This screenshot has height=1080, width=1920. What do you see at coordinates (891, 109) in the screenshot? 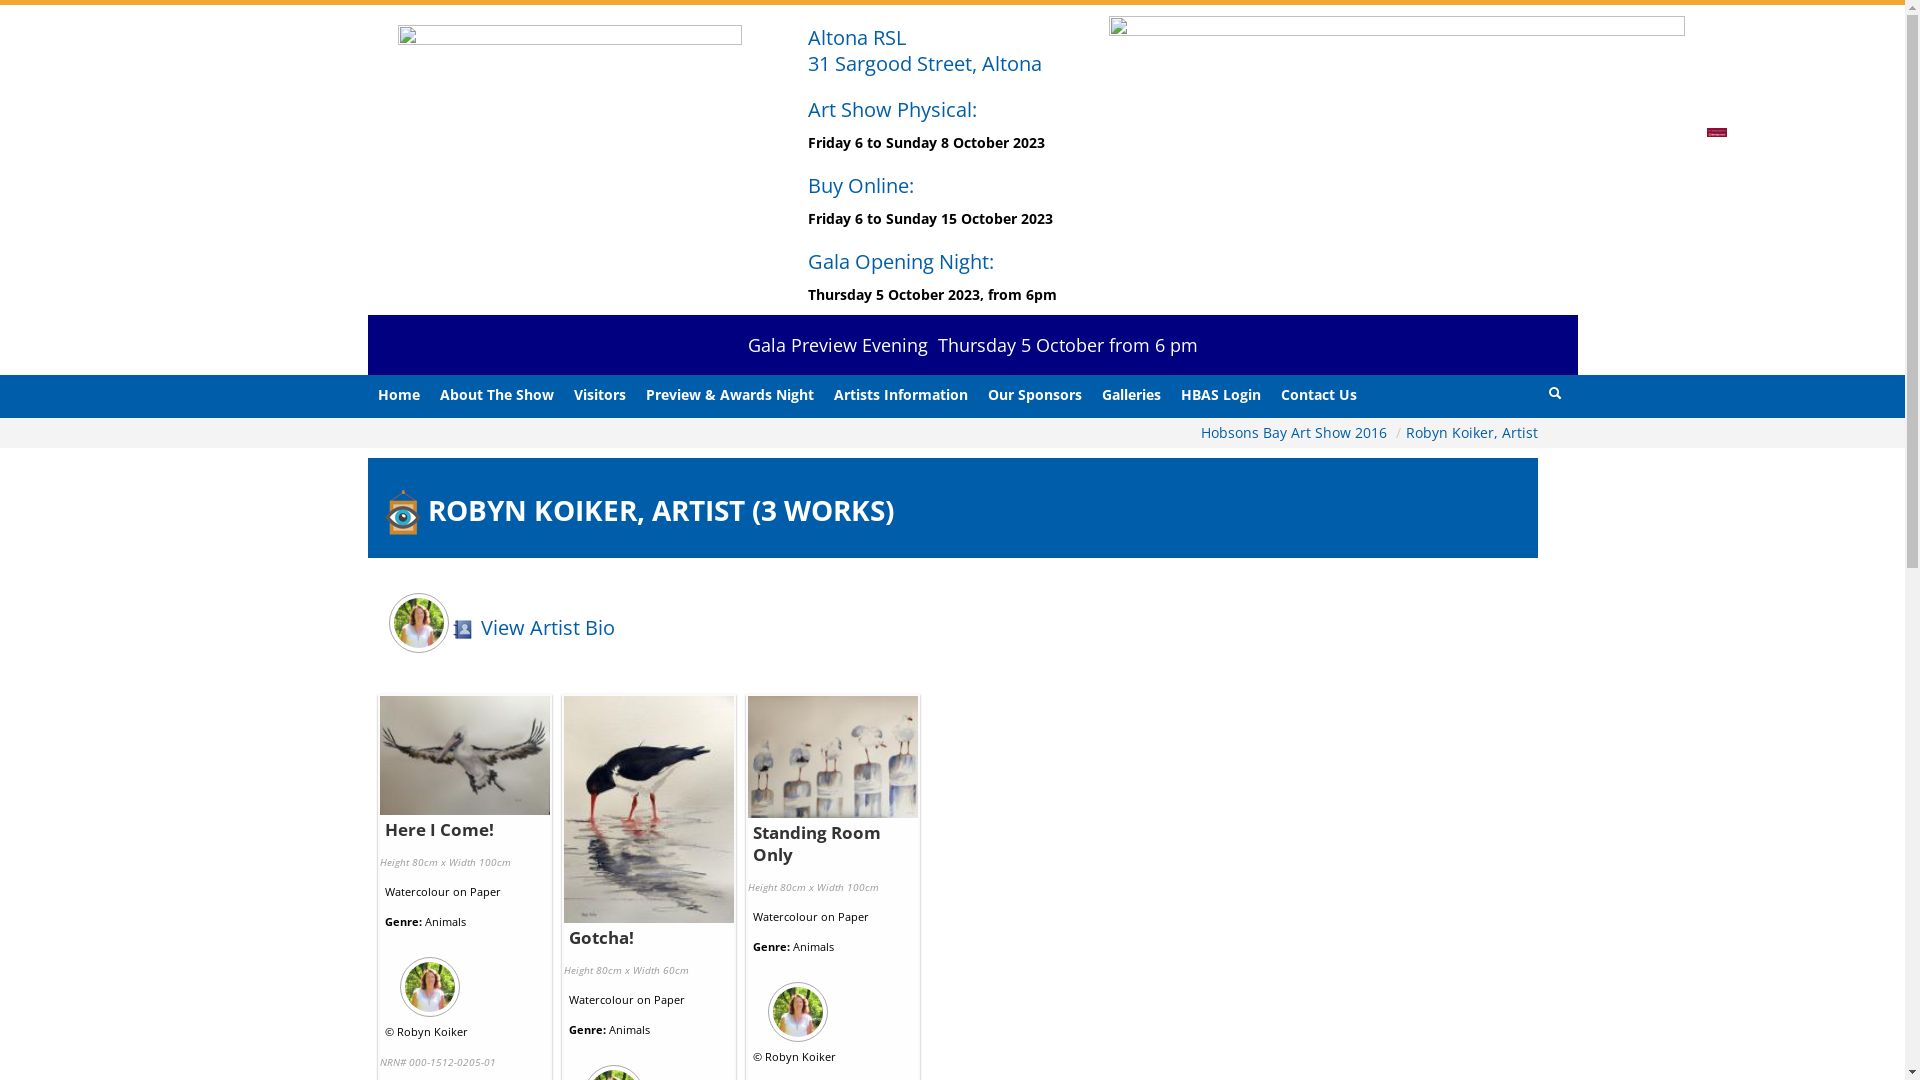
I see `'Art Show Physical:'` at bounding box center [891, 109].